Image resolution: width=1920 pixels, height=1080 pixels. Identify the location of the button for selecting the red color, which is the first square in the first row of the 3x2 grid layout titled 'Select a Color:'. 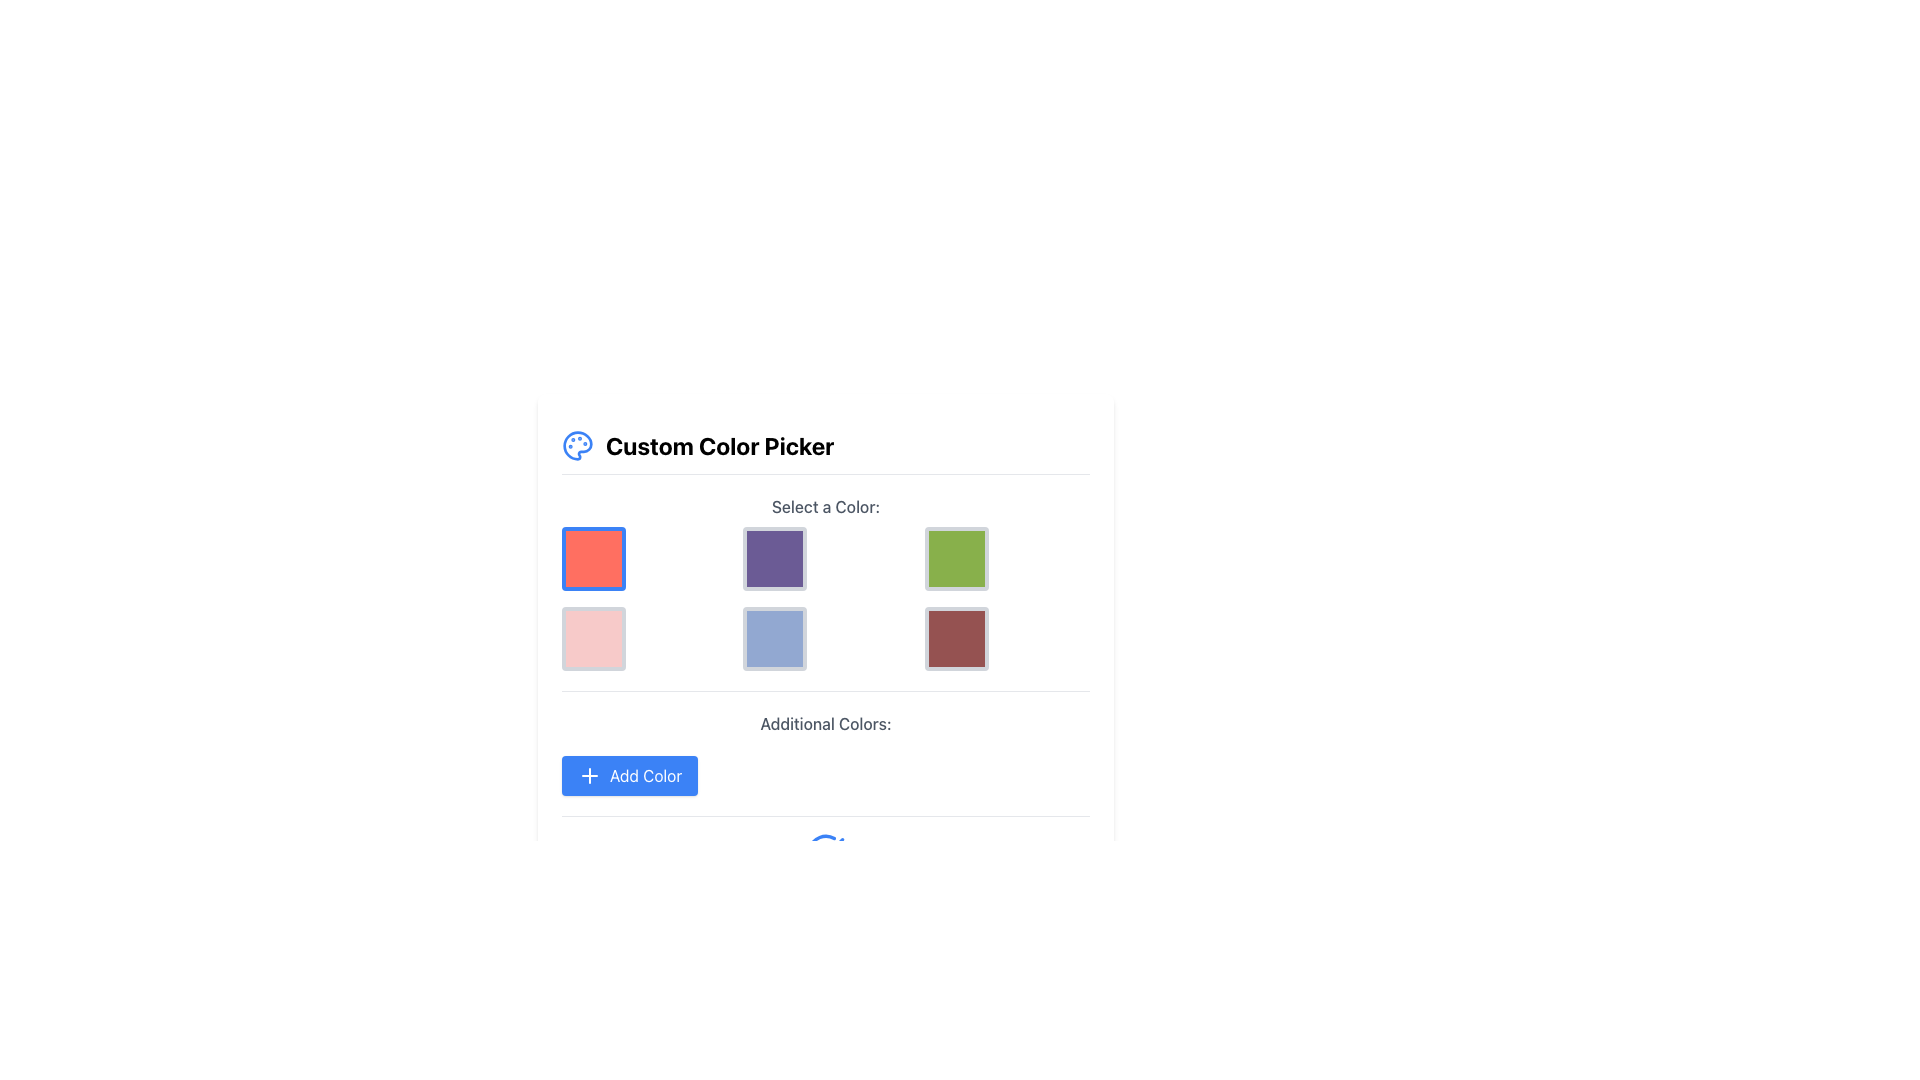
(593, 559).